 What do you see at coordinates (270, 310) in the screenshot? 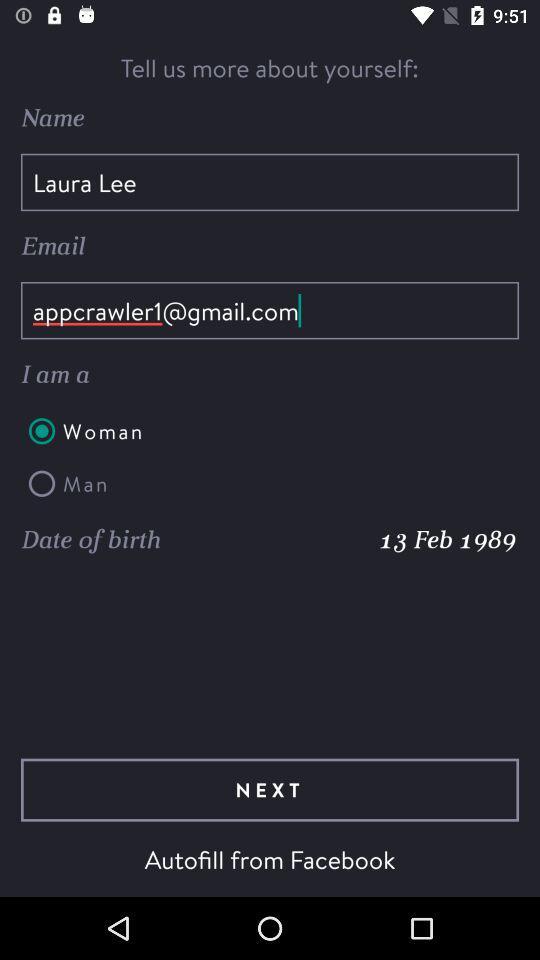
I see `the icon above i am a item` at bounding box center [270, 310].